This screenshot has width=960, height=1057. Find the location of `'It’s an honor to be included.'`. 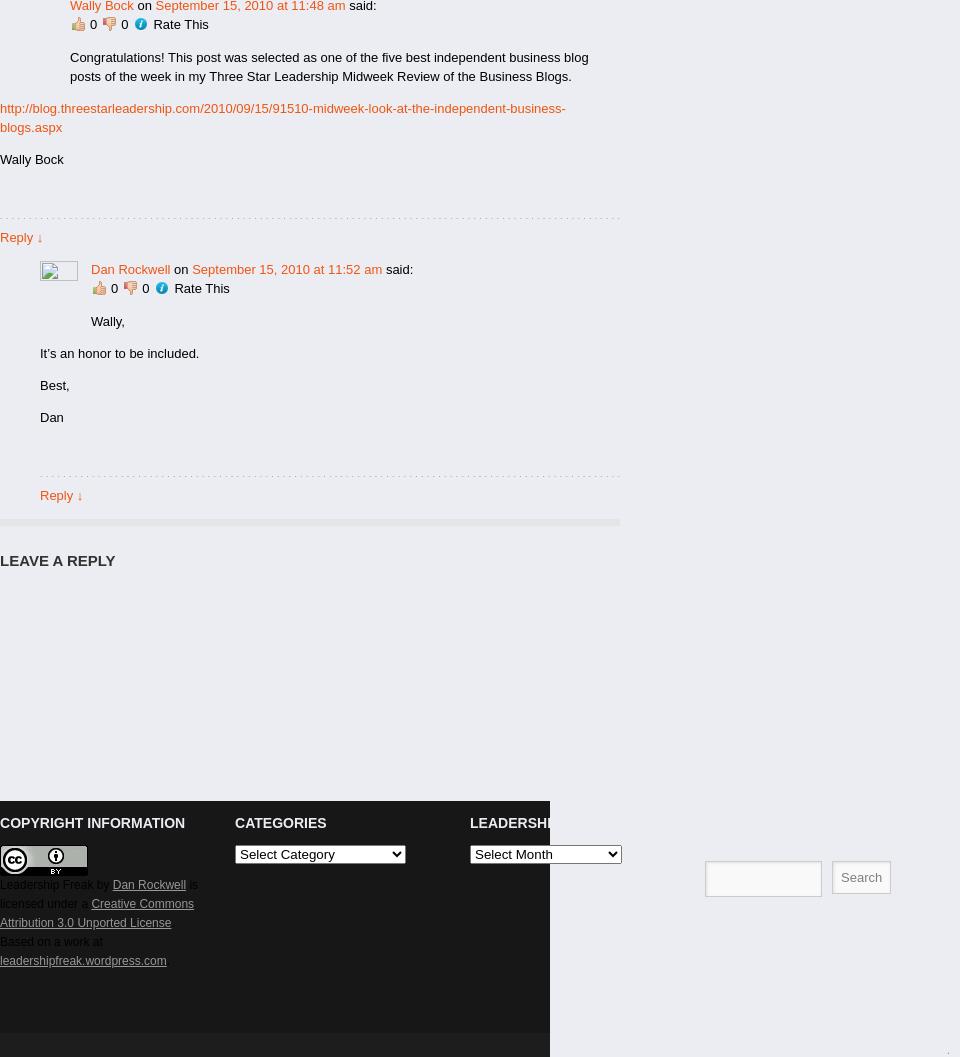

'It’s an honor to be included.' is located at coordinates (119, 353).